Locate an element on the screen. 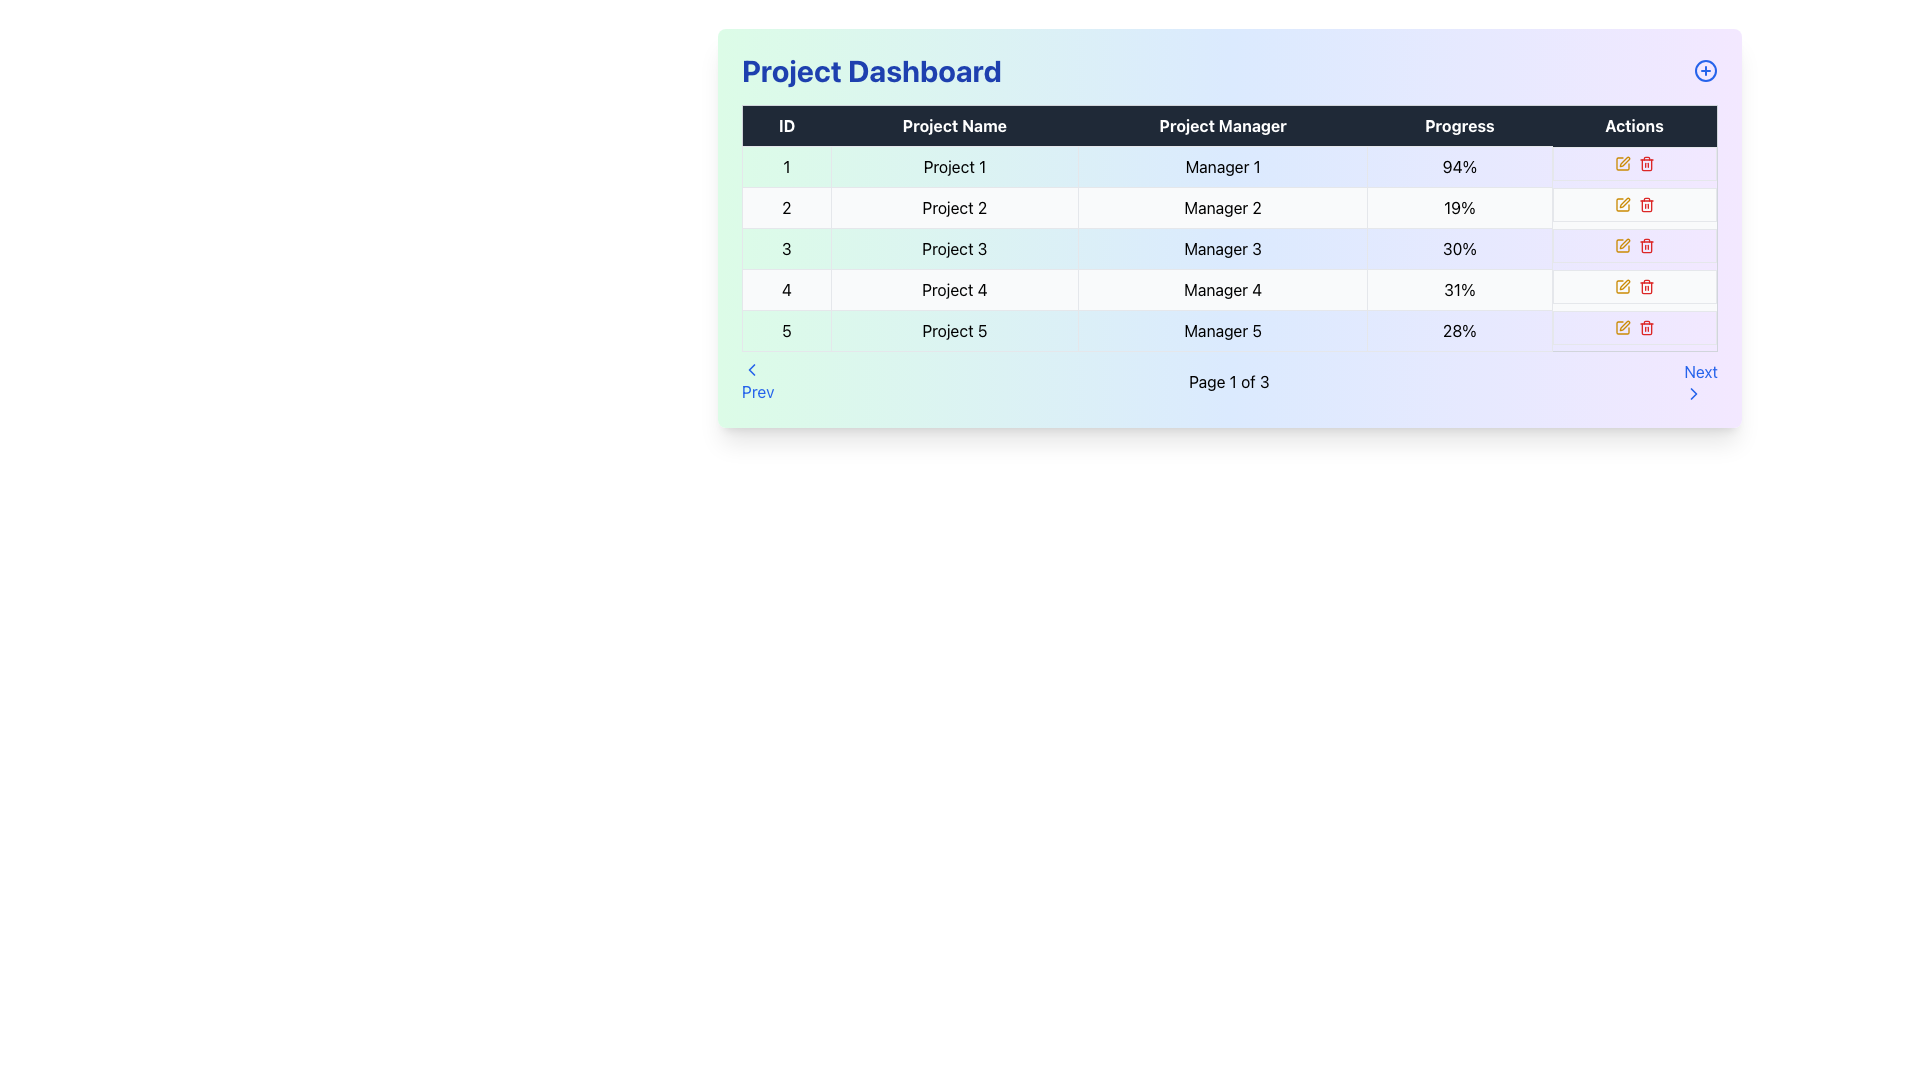 The width and height of the screenshot is (1920, 1080). the edit icon in the 'Actions' column of the row corresponding to 'Project 3' is located at coordinates (1624, 242).